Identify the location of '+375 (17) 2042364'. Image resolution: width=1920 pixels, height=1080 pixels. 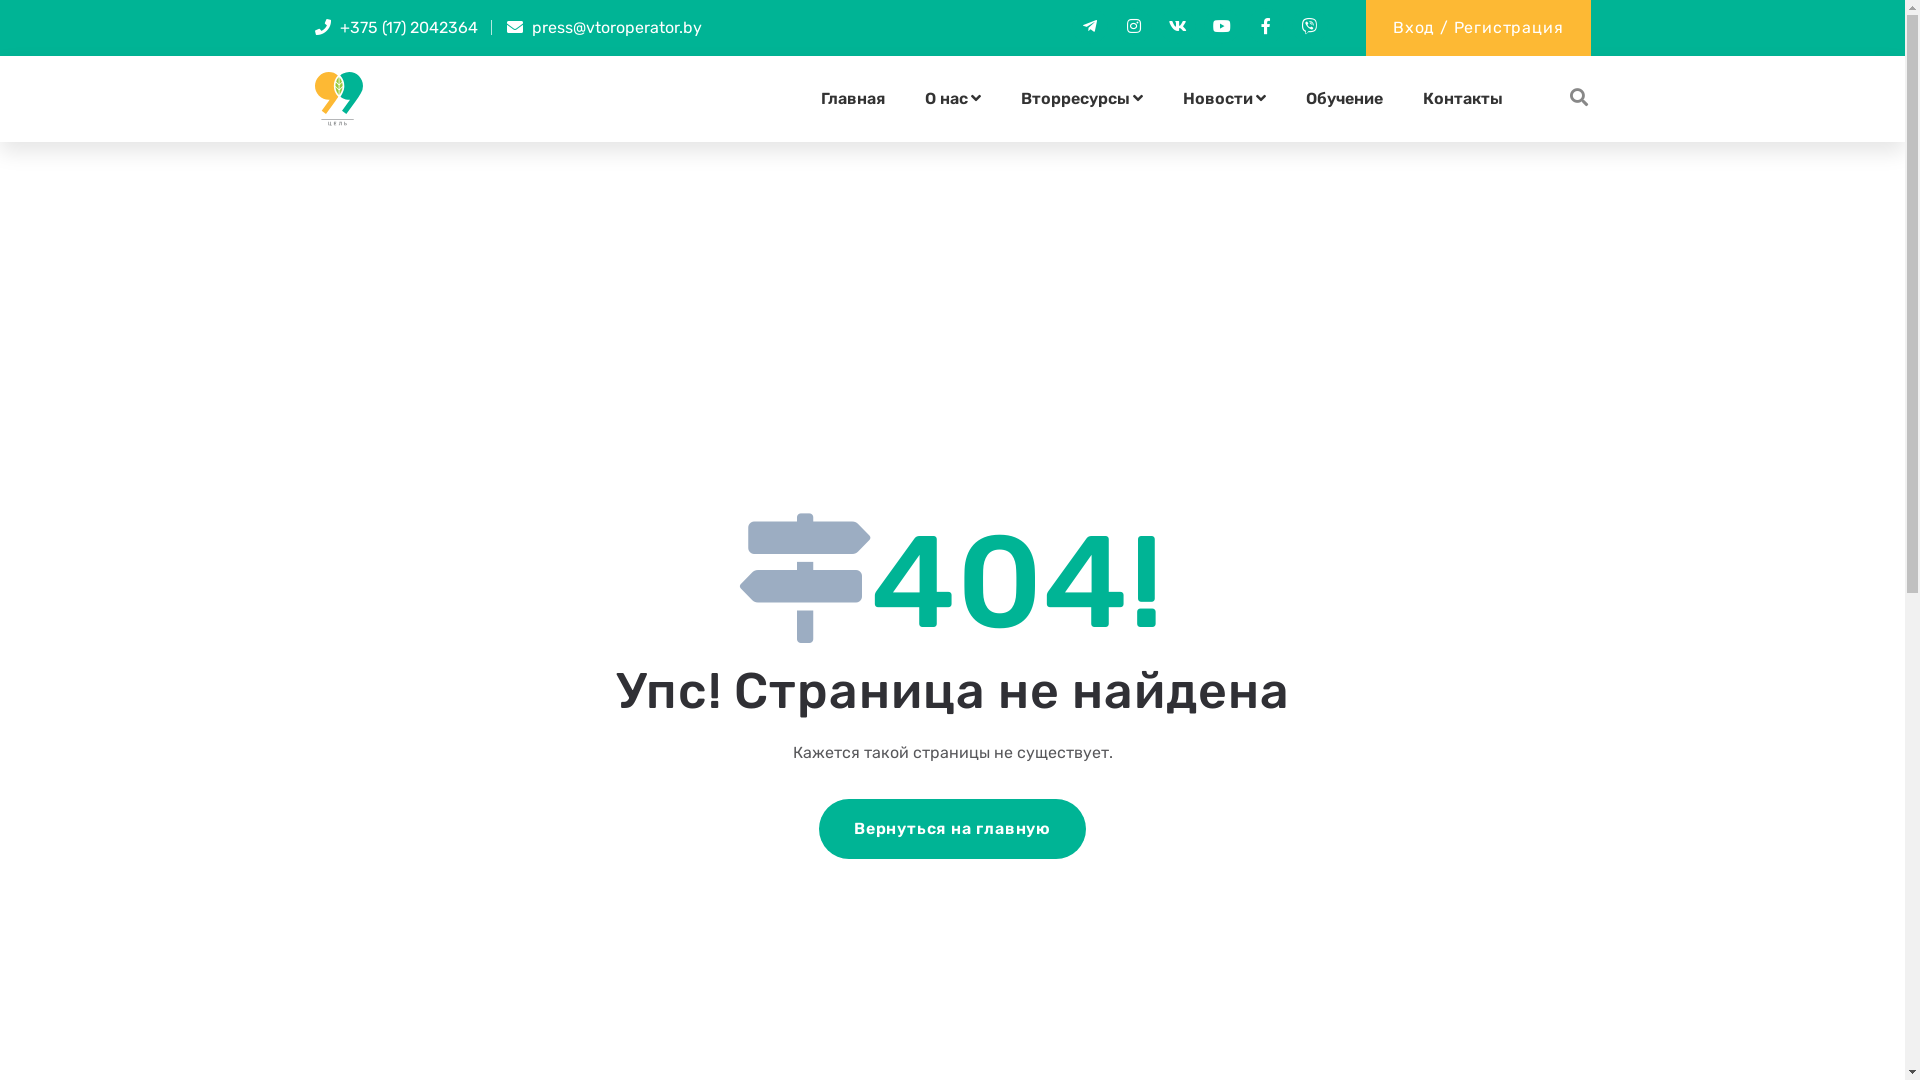
(340, 27).